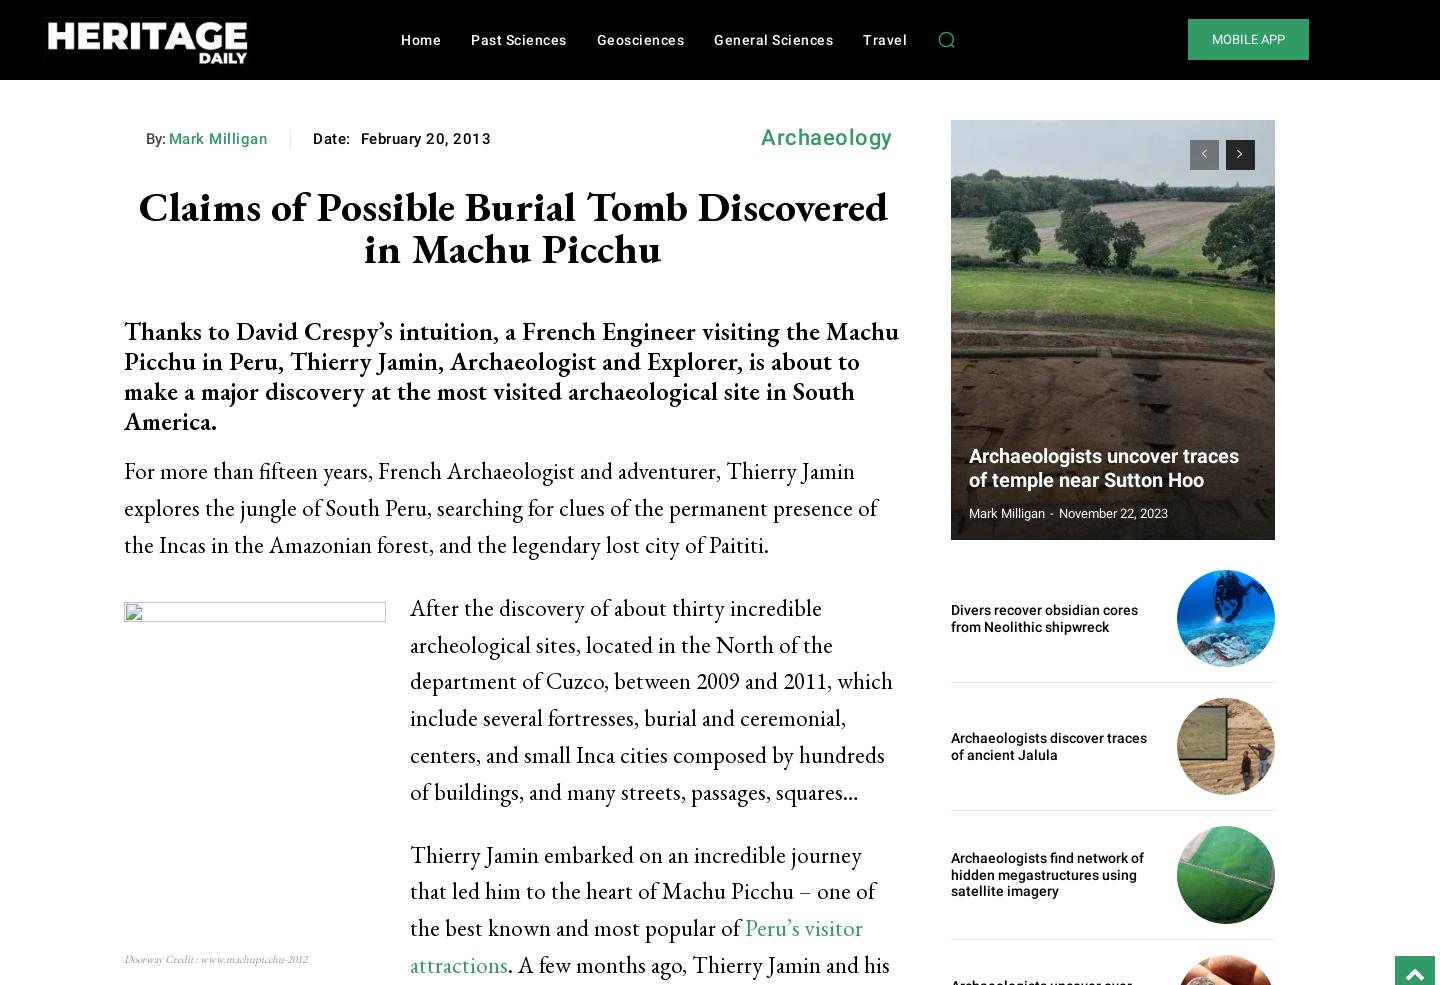 The image size is (1440, 985). Describe the element at coordinates (638, 38) in the screenshot. I see `'Geosciences'` at that location.